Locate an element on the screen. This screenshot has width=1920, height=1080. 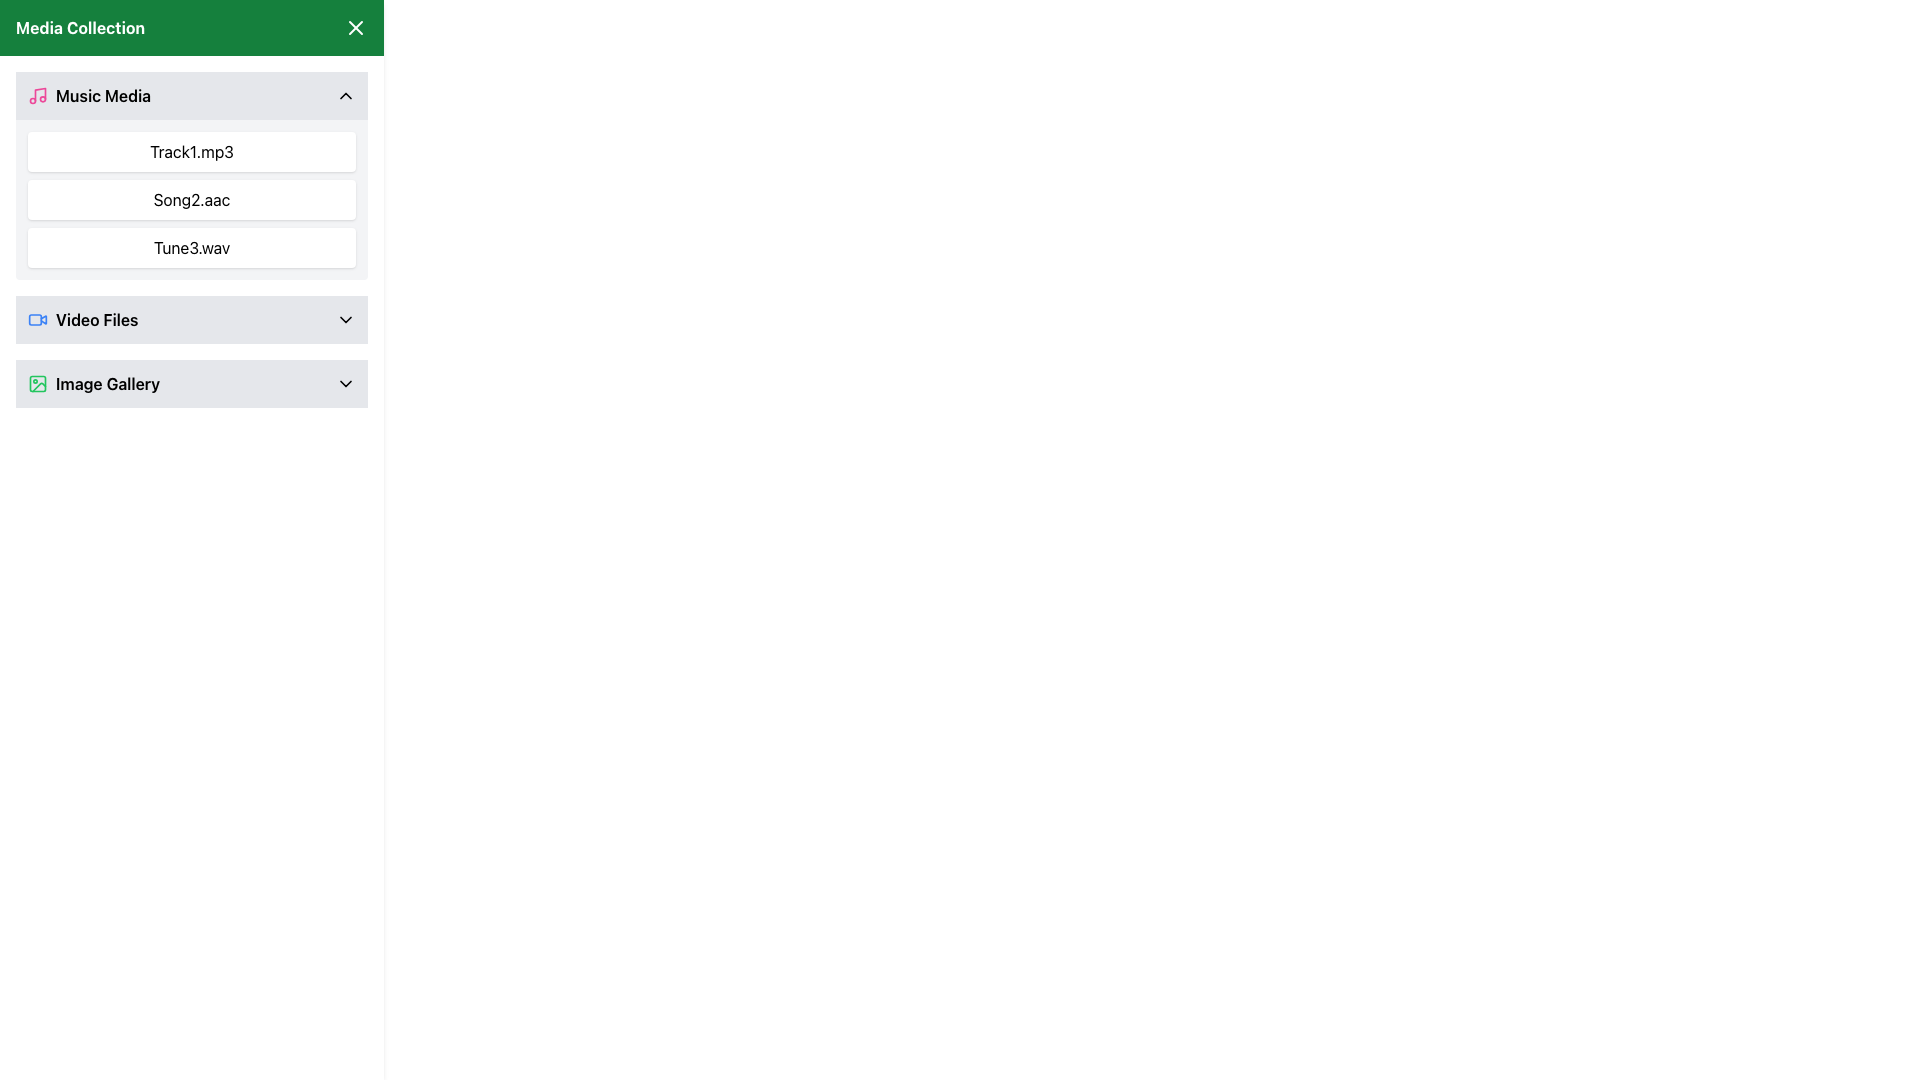
the upward motion icon button on the rightmost side of the 'Music Media' header is located at coordinates (345, 96).